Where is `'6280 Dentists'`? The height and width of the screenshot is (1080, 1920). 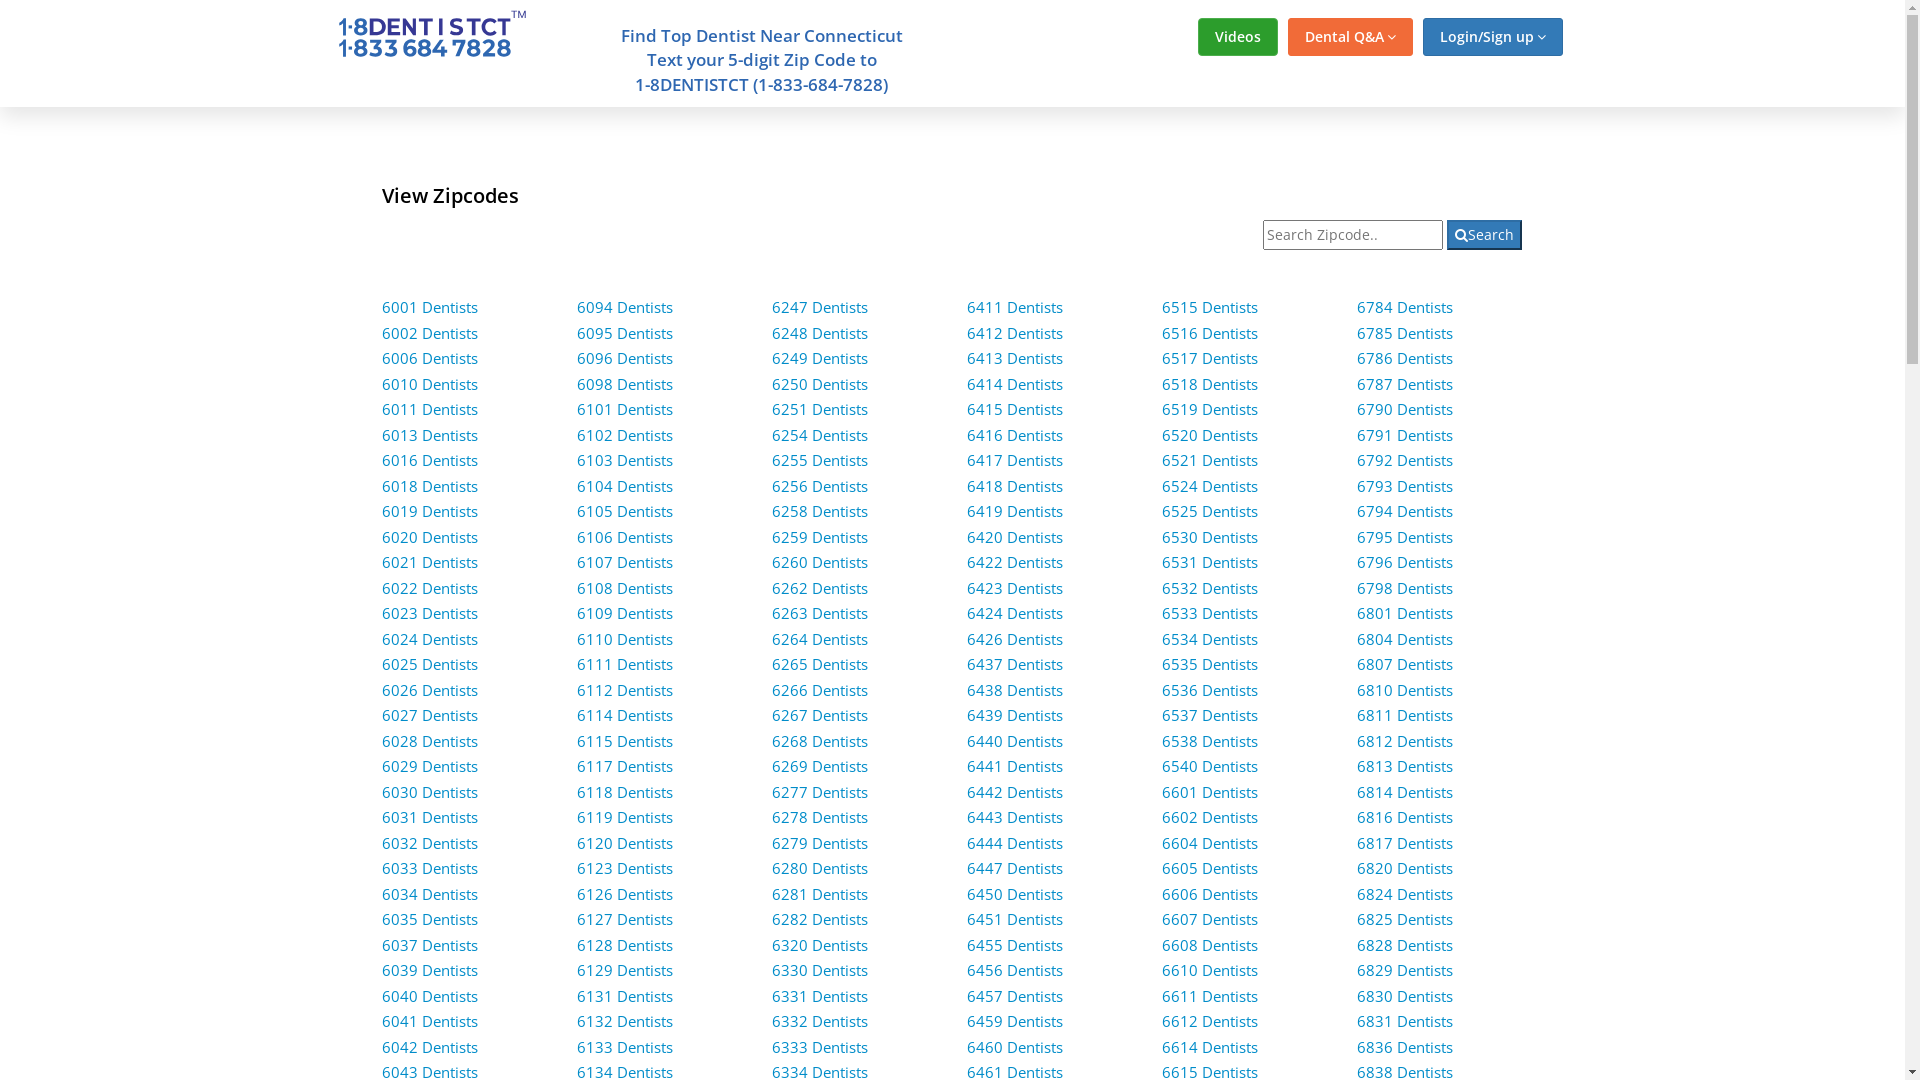
'6280 Dentists' is located at coordinates (771, 866).